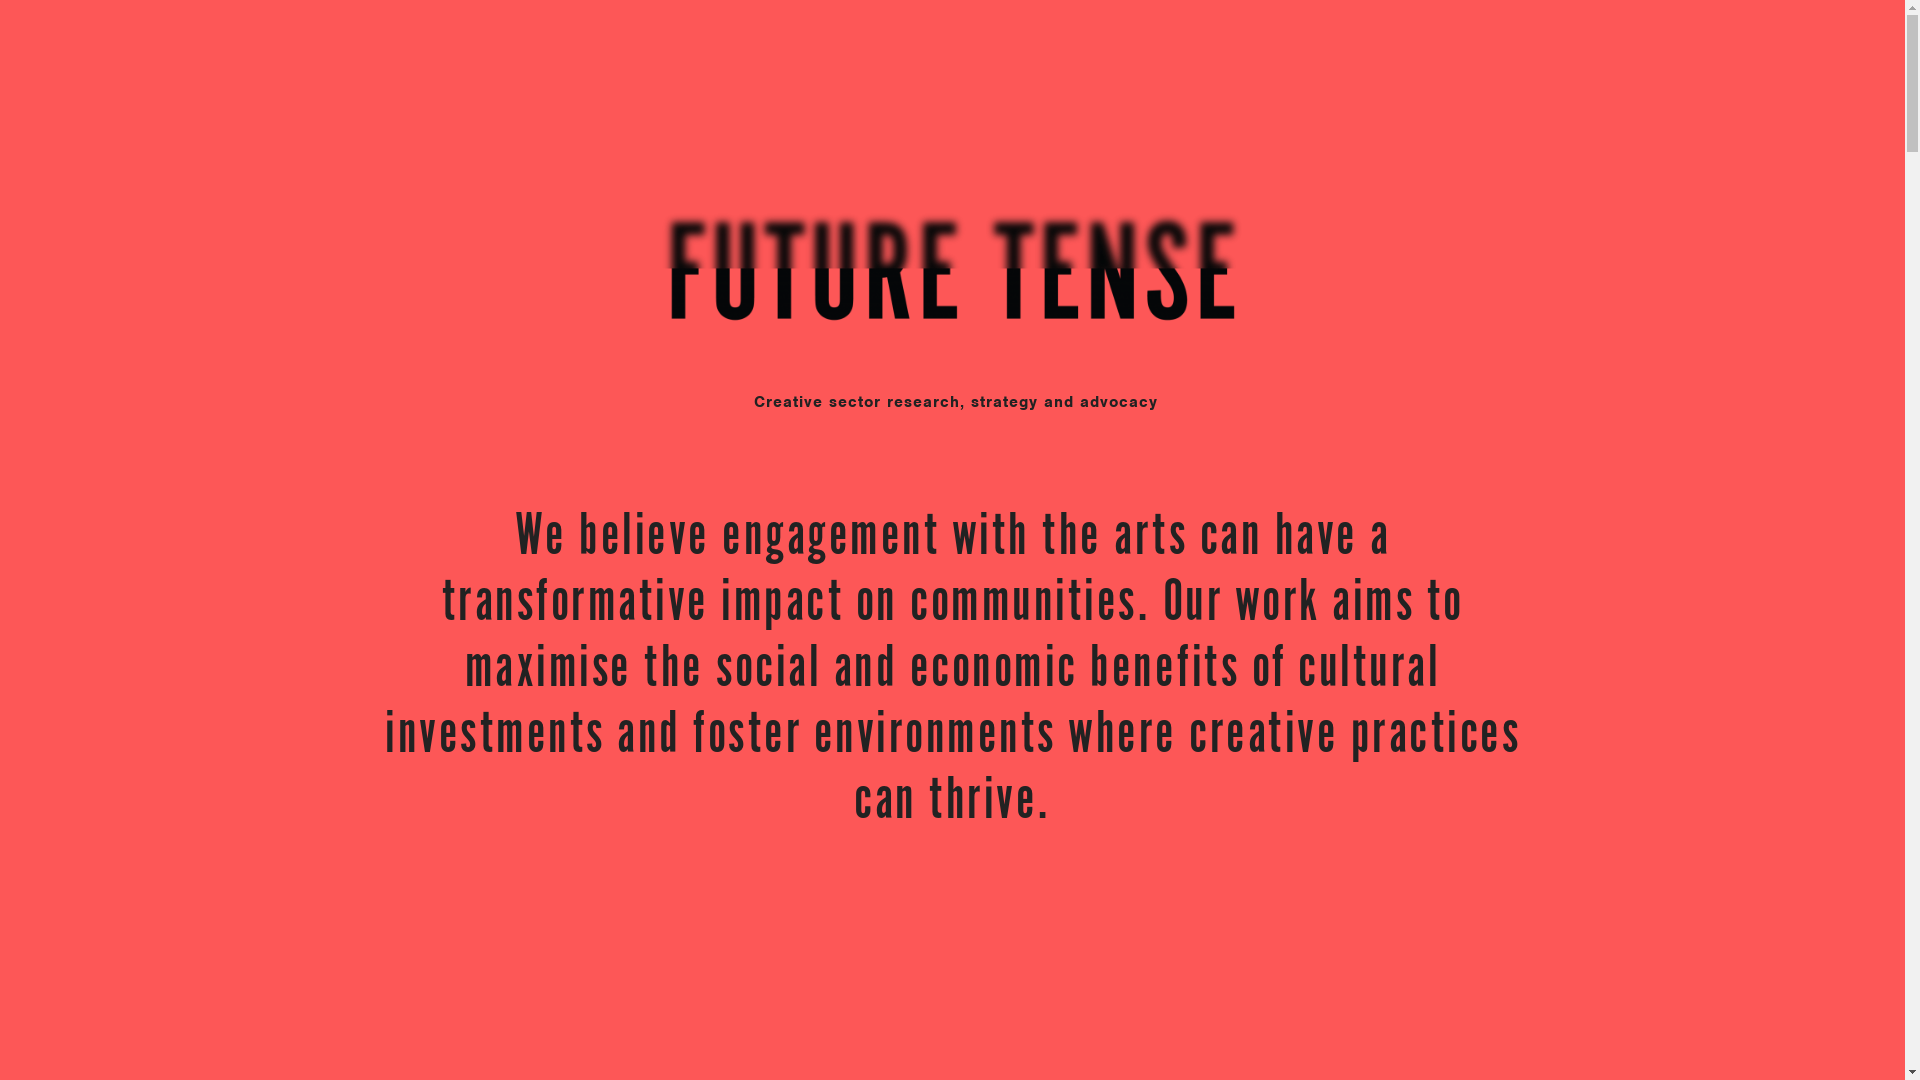 Image resolution: width=1920 pixels, height=1080 pixels. Describe the element at coordinates (0, 0) in the screenshot. I see `'Skip to content'` at that location.